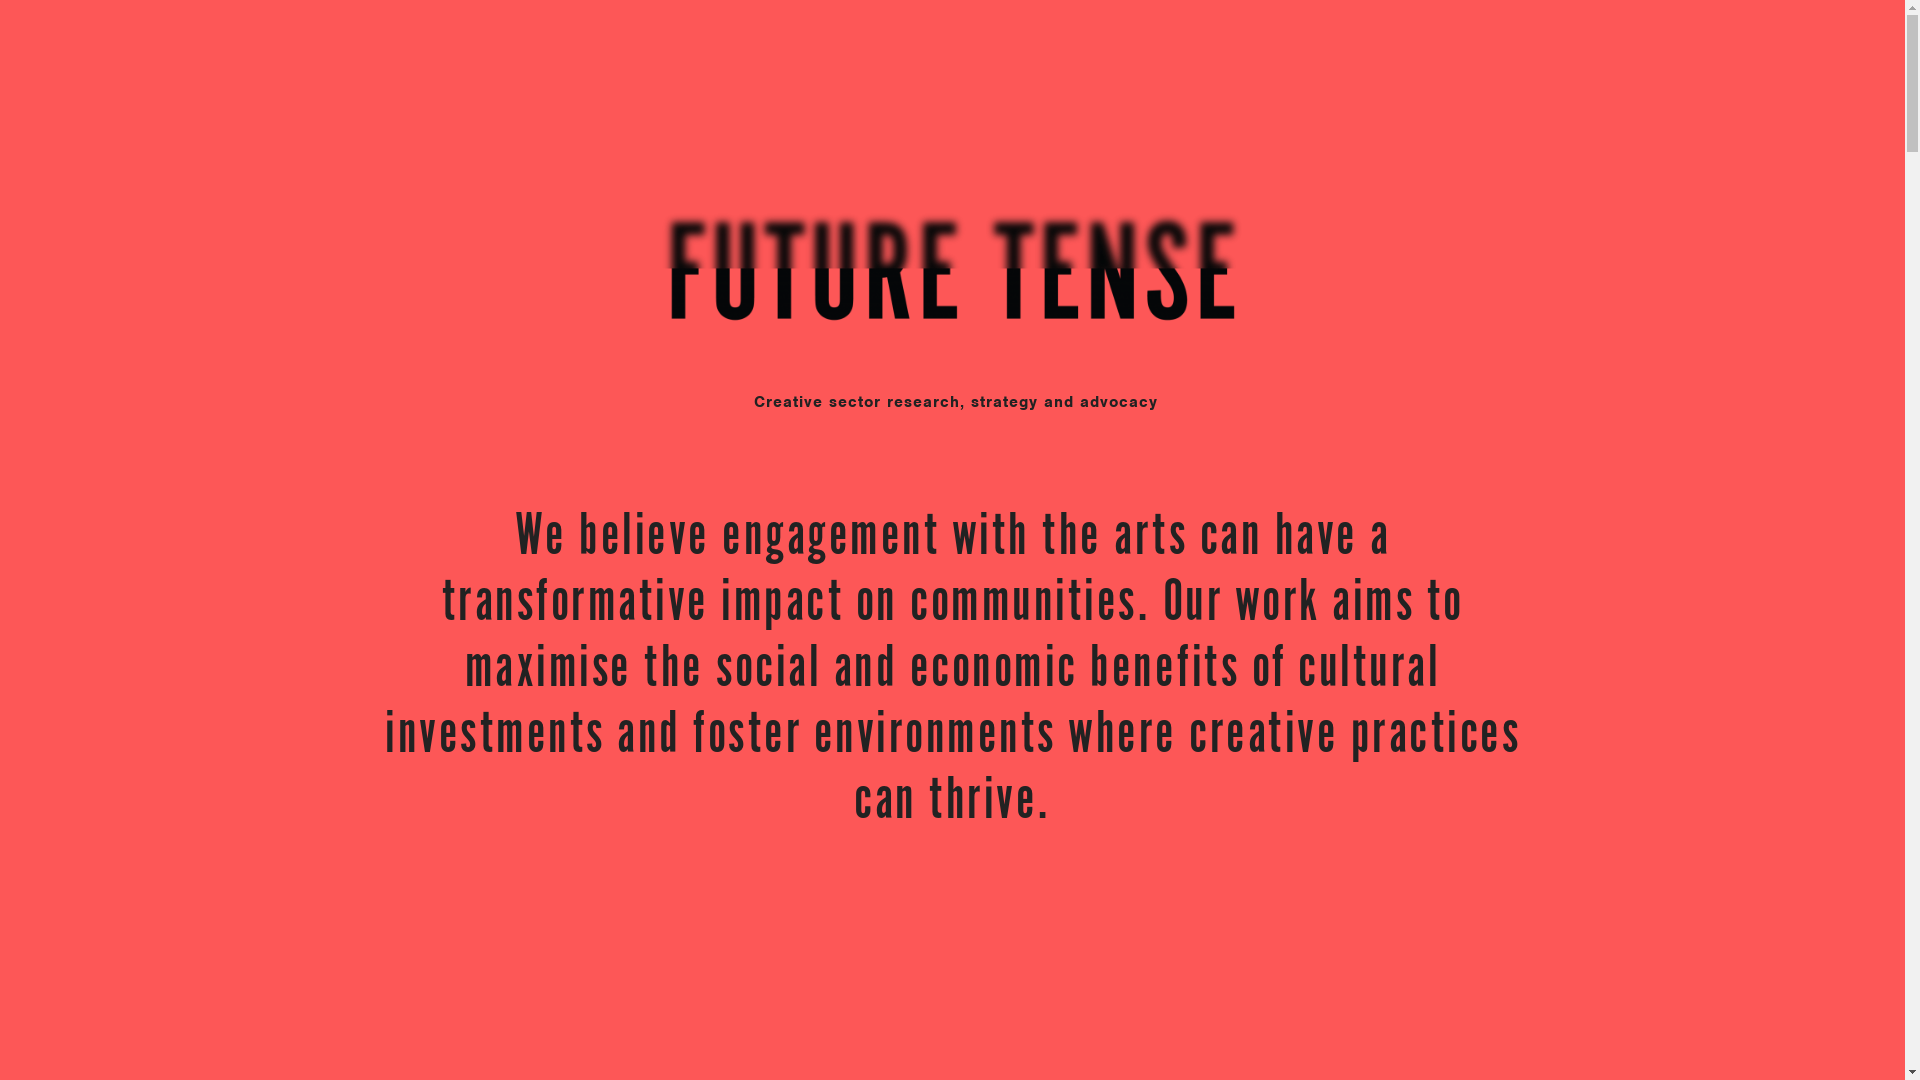 Image resolution: width=1920 pixels, height=1080 pixels. Describe the element at coordinates (0, 0) in the screenshot. I see `'Skip to content'` at that location.